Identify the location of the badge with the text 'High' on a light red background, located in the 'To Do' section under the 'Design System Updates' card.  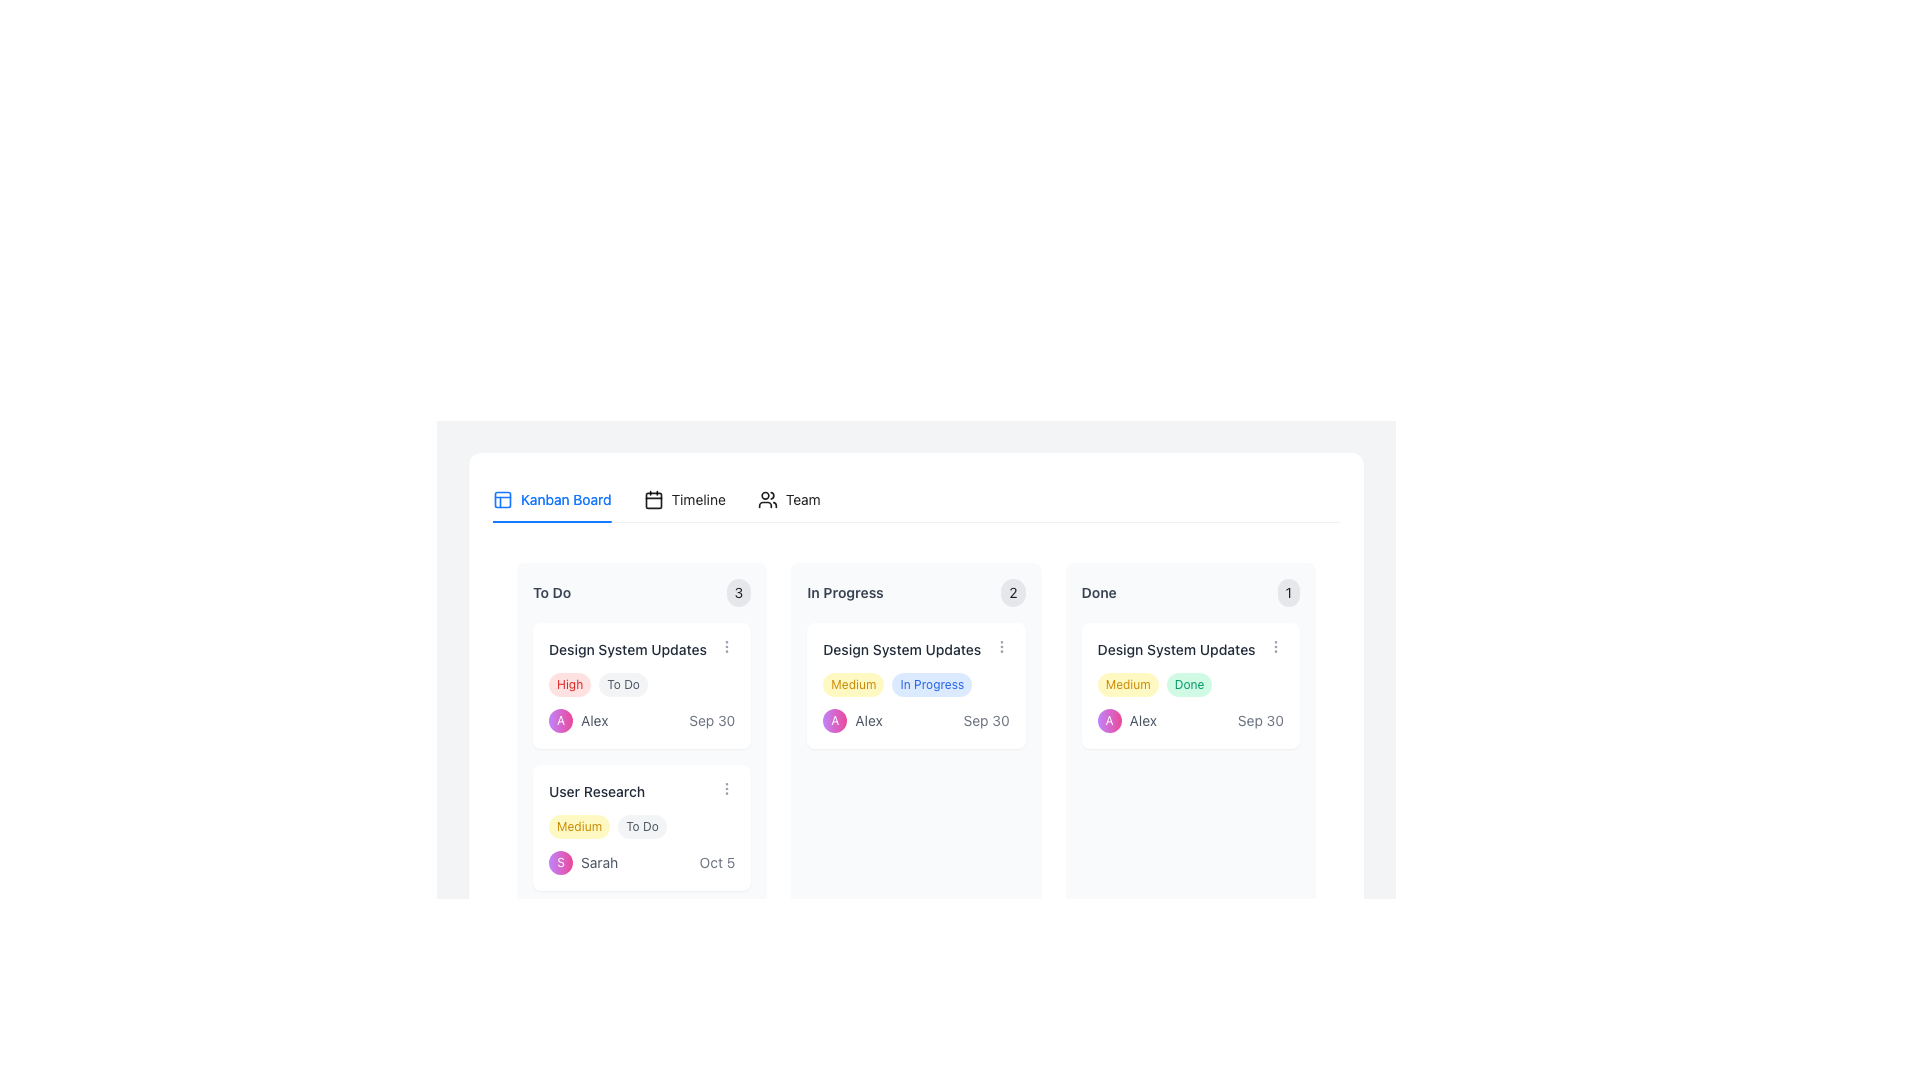
(569, 684).